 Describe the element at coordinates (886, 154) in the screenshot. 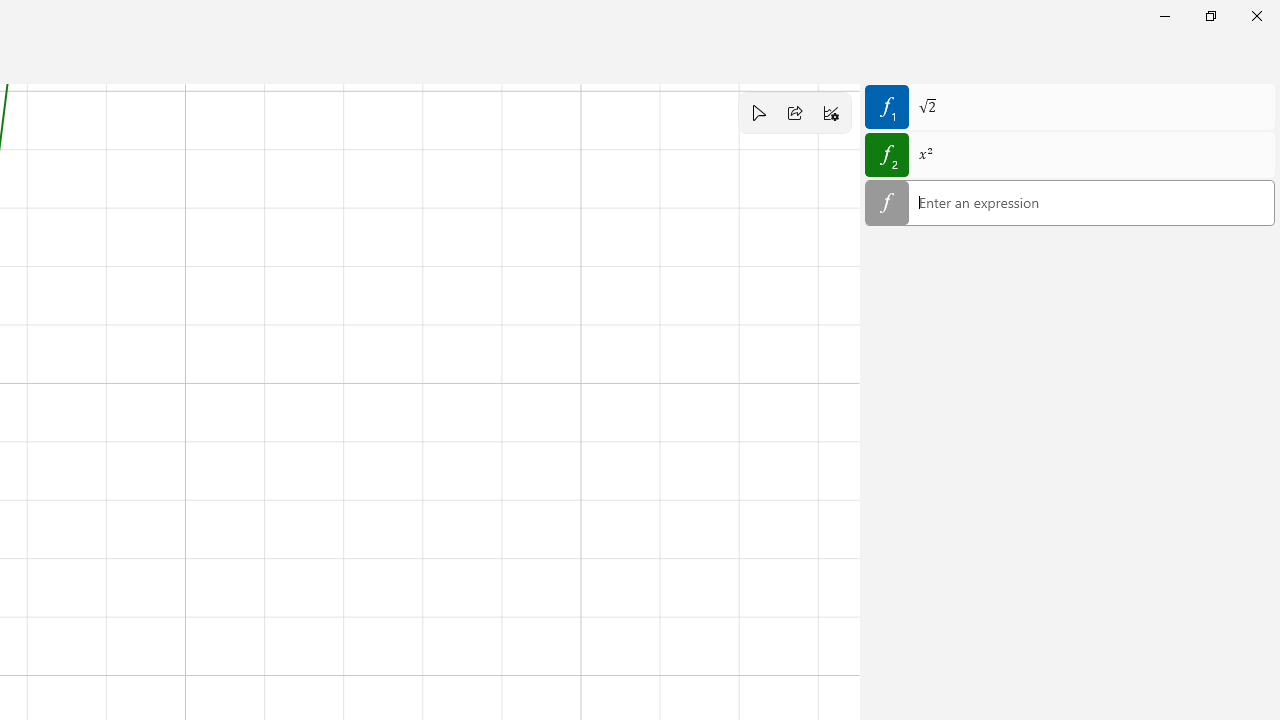

I see `'Hide equation 2'` at that location.